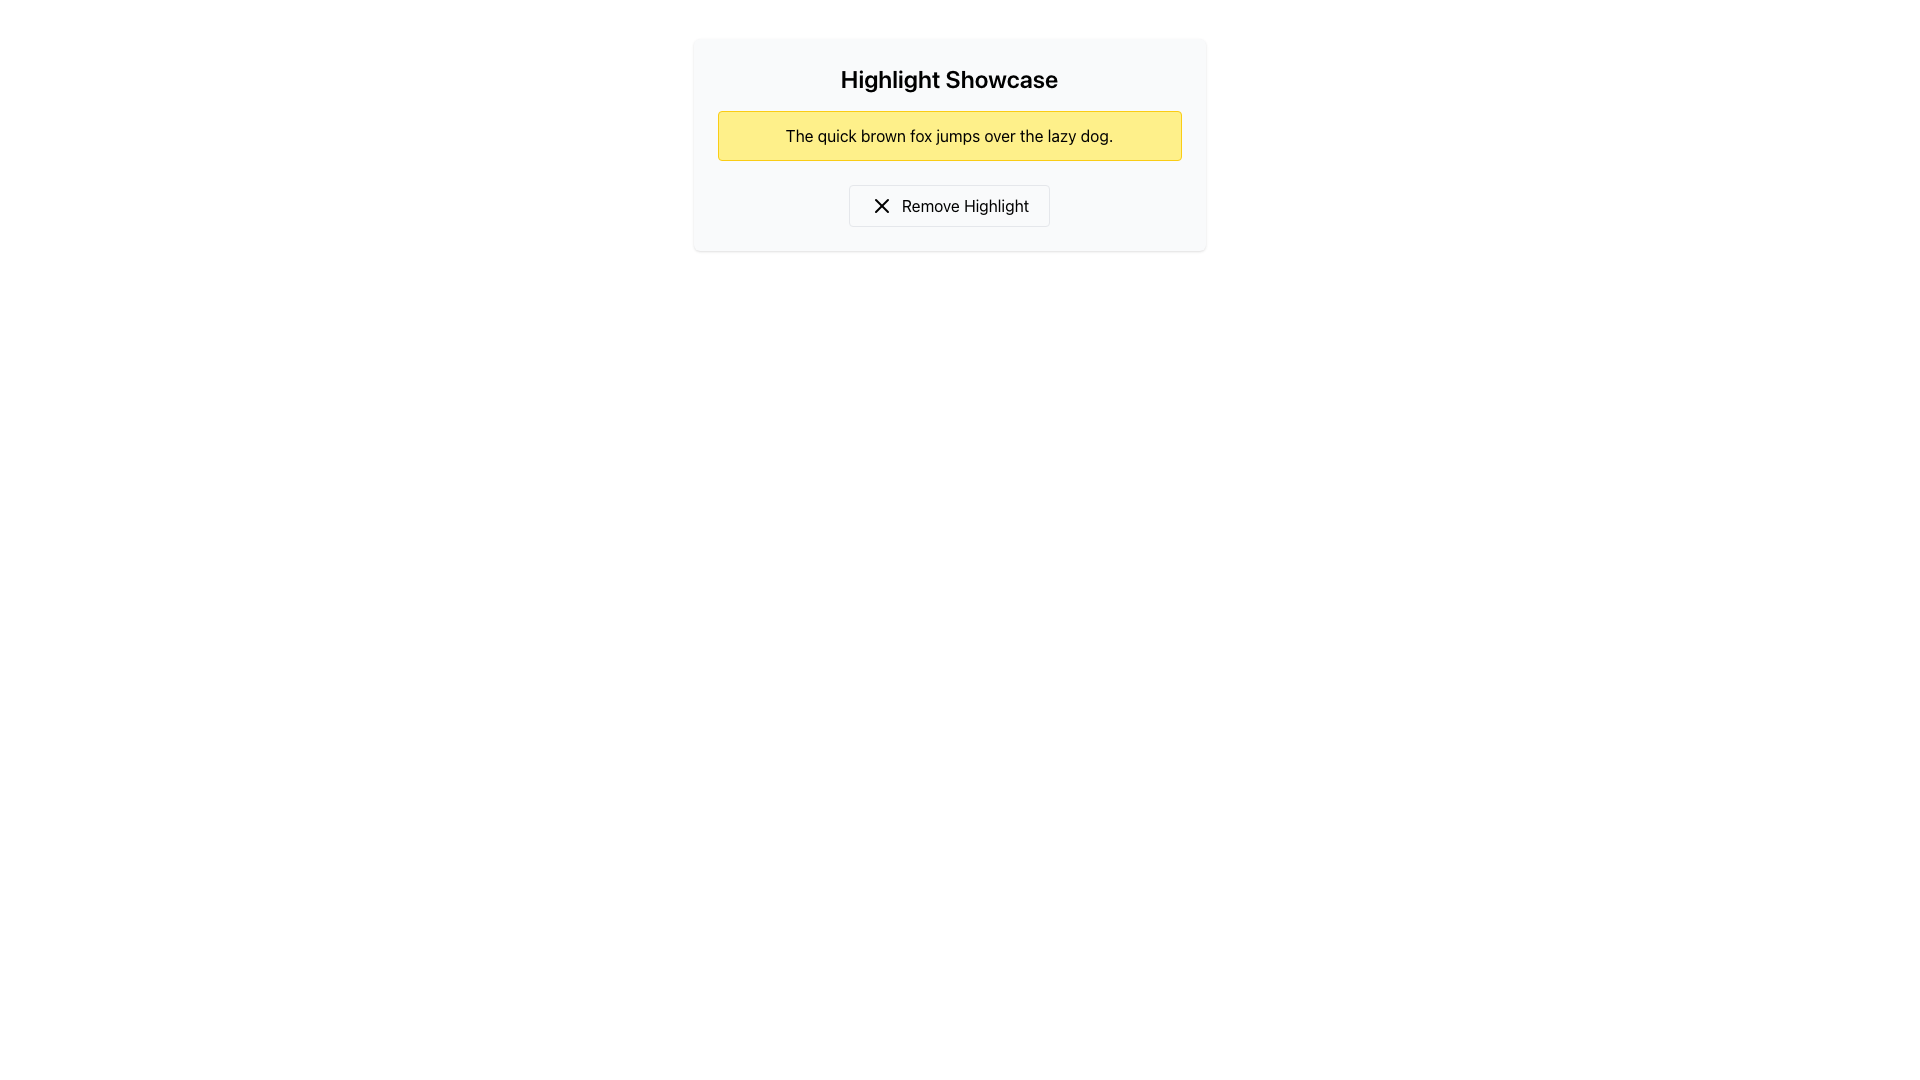  Describe the element at coordinates (948, 144) in the screenshot. I see `the Text Display Area located below the 'Highlight Showcase' title and above the 'Remove Highlight' button` at that location.